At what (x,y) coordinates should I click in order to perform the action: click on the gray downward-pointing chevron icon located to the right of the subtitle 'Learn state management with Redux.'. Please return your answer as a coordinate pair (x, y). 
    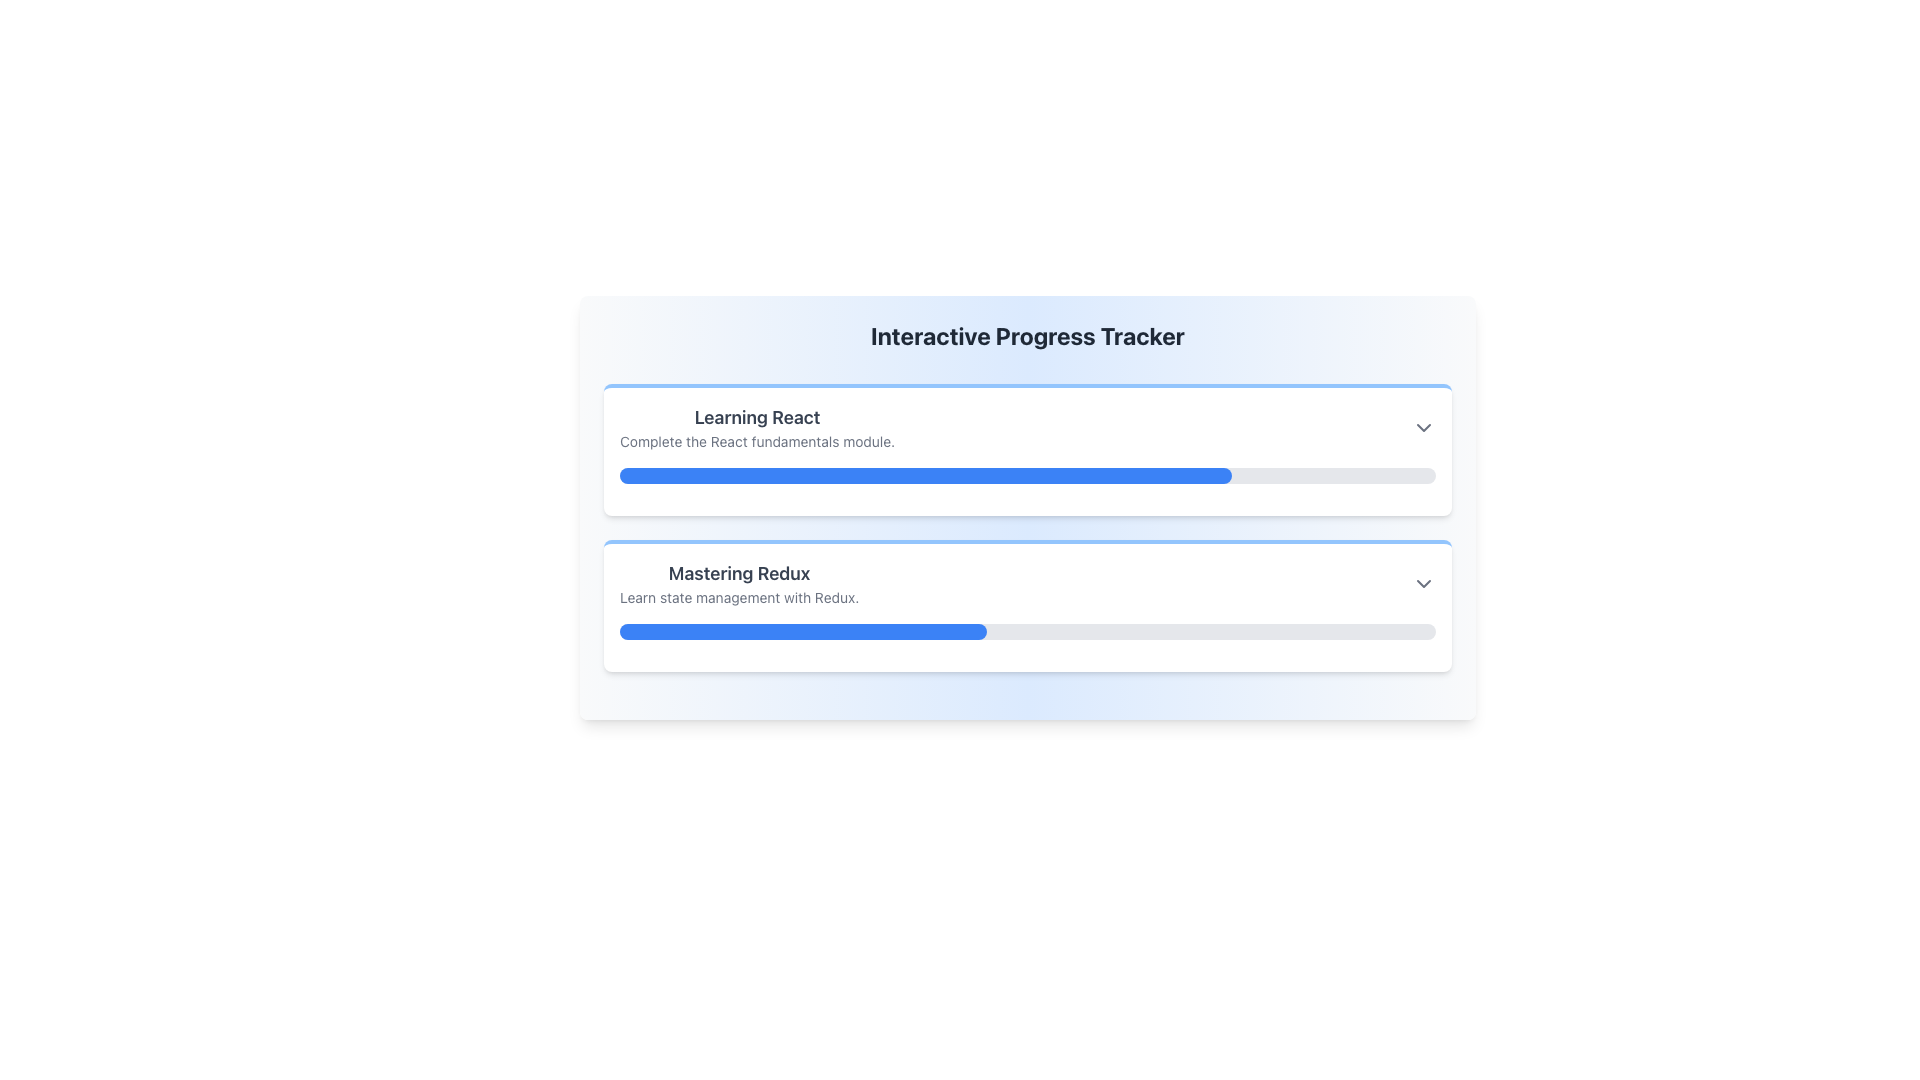
    Looking at the image, I should click on (1423, 583).